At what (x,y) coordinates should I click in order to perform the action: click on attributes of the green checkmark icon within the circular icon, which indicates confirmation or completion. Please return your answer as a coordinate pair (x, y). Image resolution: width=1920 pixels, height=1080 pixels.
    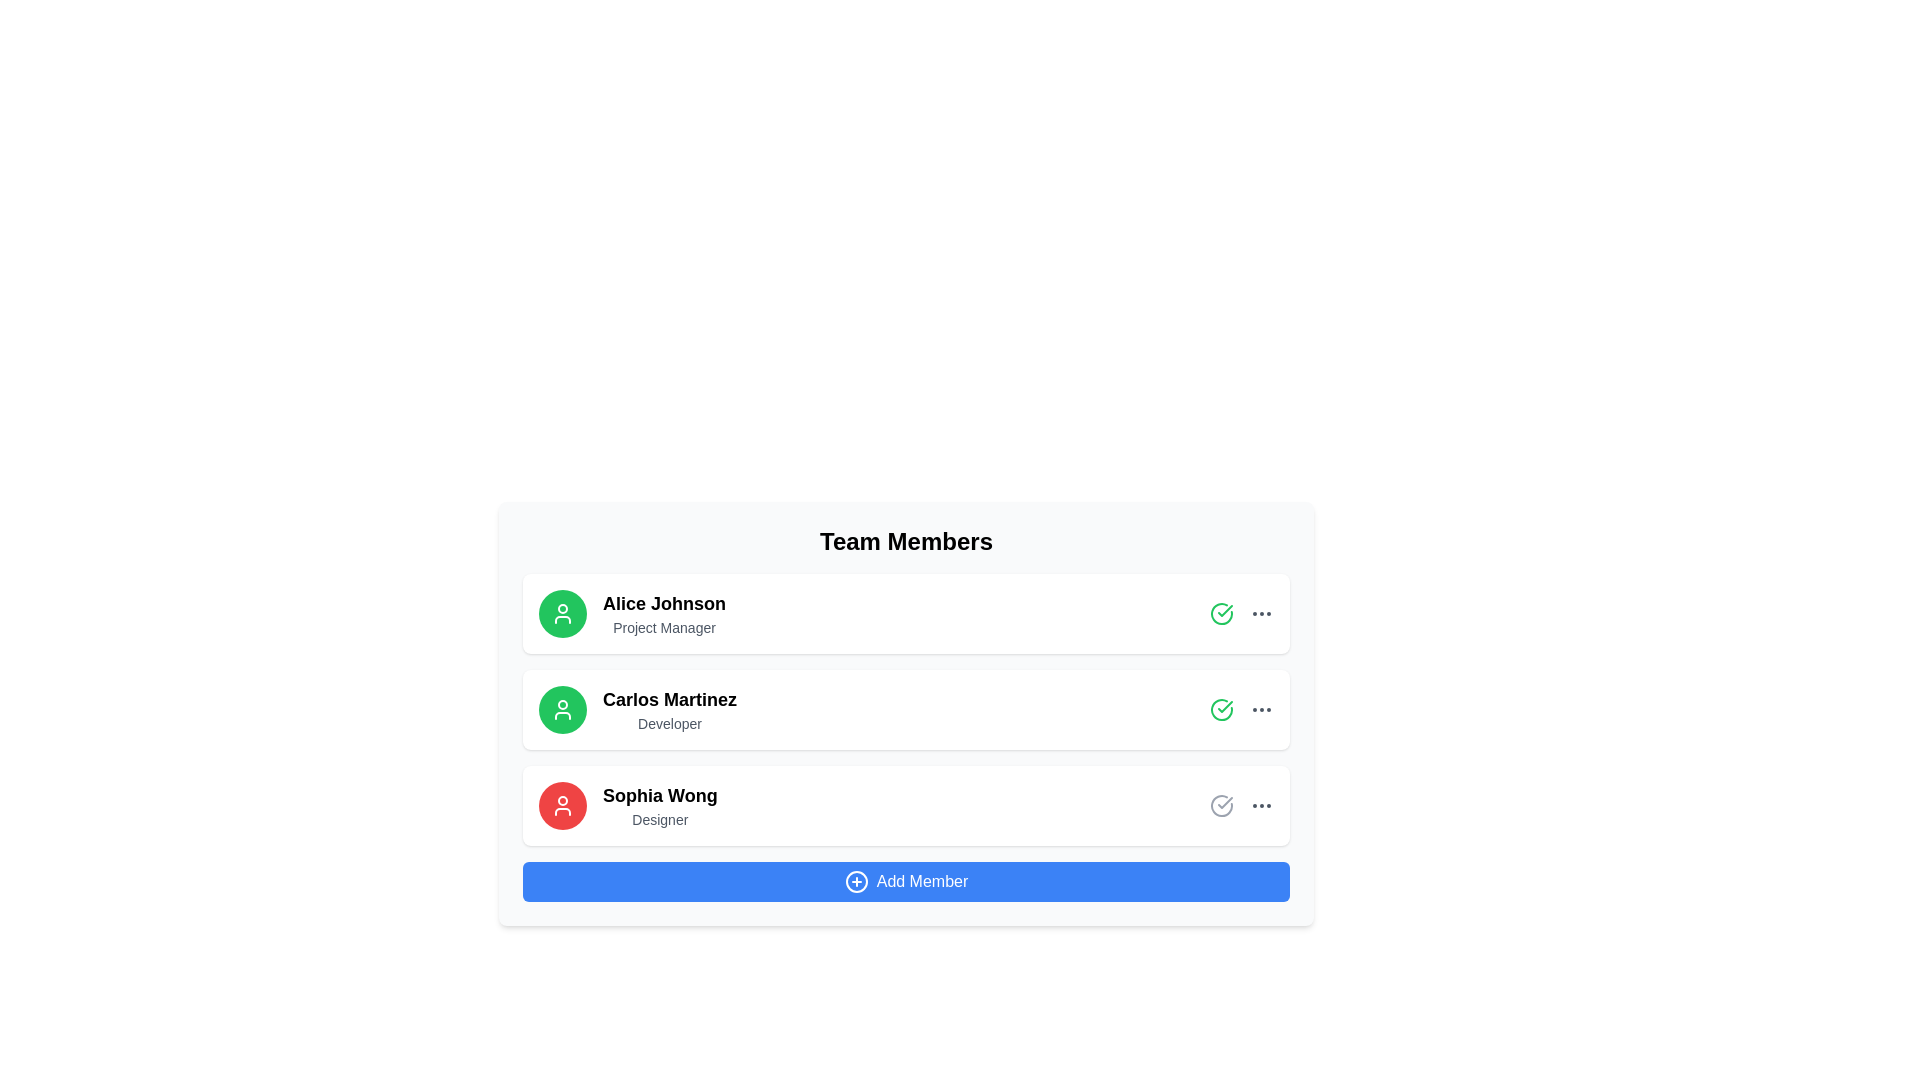
    Looking at the image, I should click on (1224, 609).